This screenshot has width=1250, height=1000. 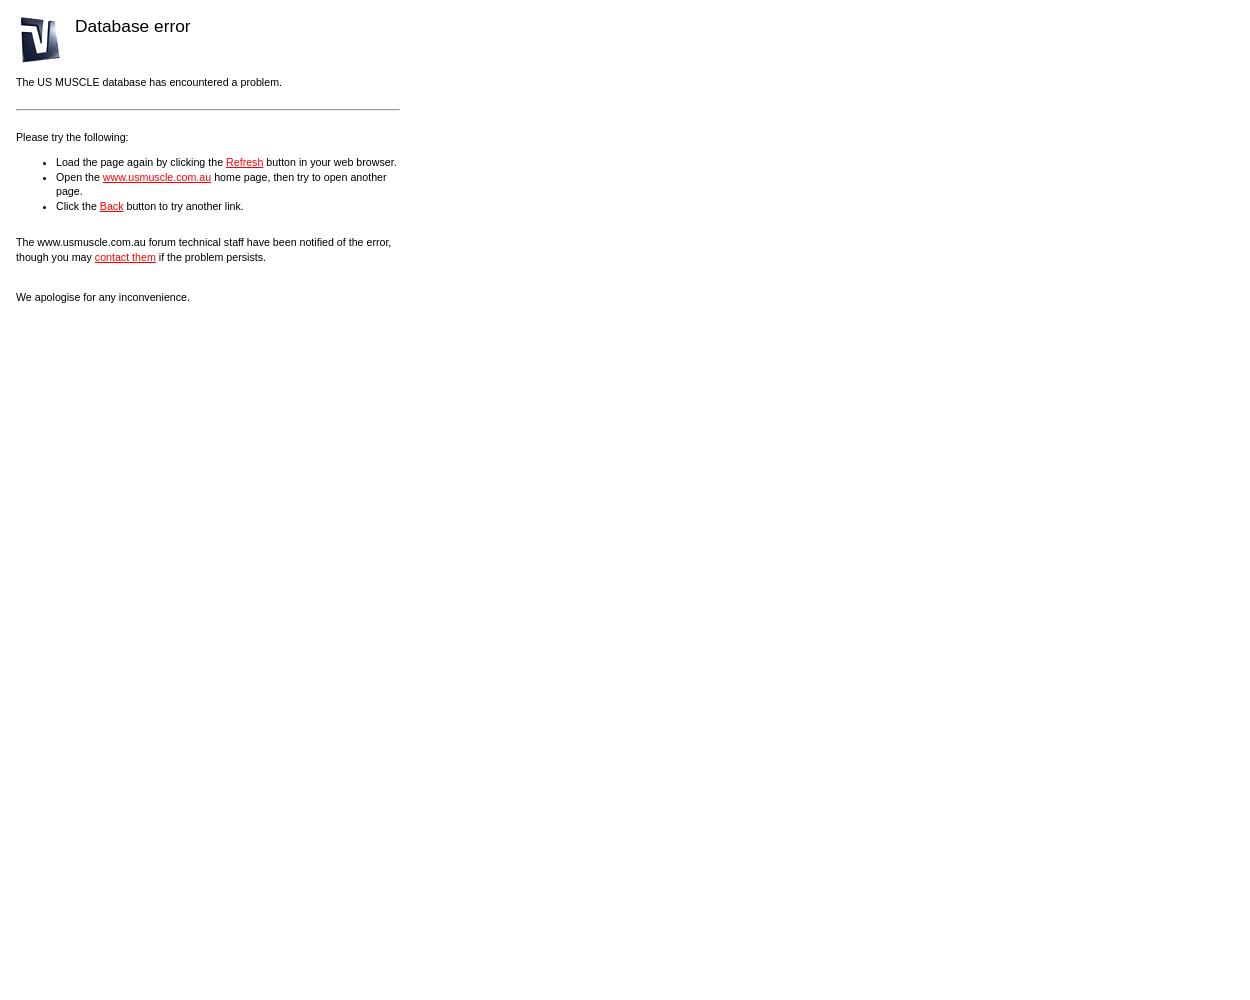 I want to click on 'Back', so click(x=110, y=204).